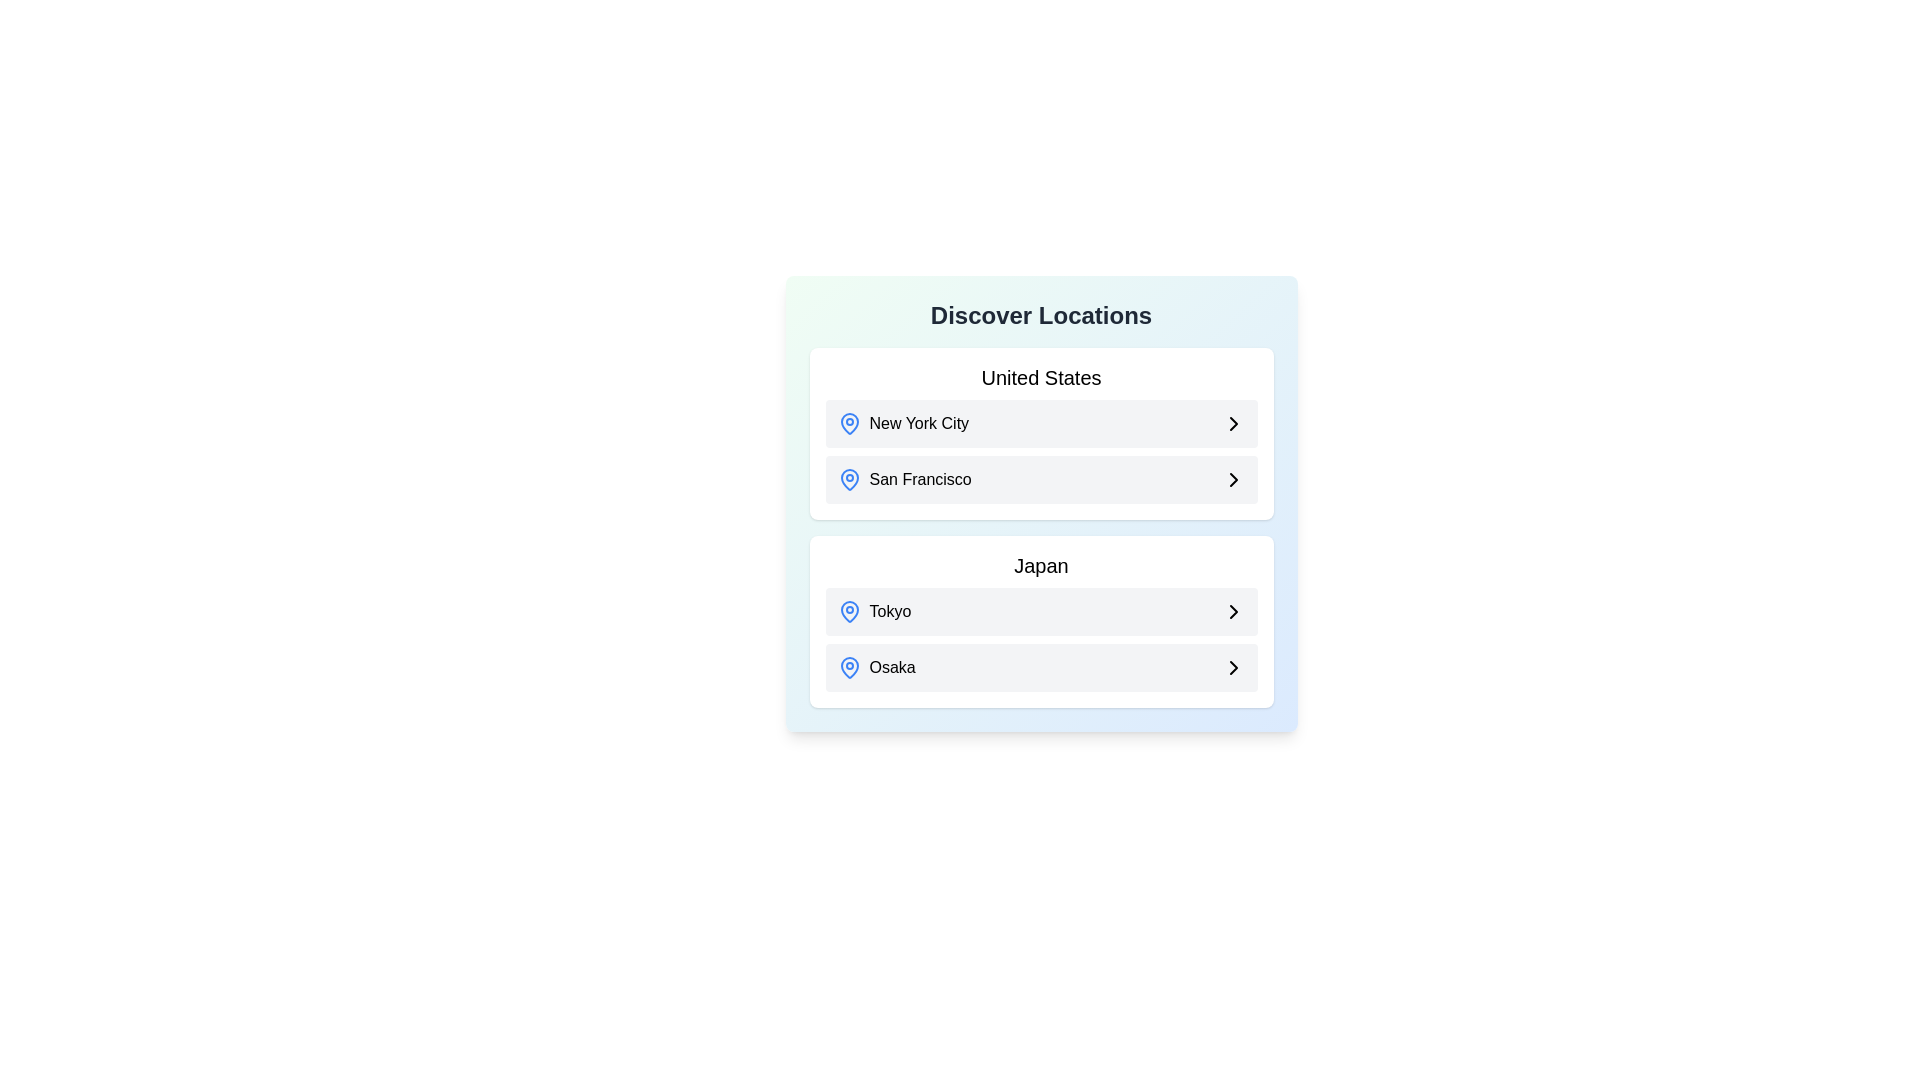 Image resolution: width=1920 pixels, height=1080 pixels. What do you see at coordinates (1232, 611) in the screenshot?
I see `the dark rightward-pointing chevron arrow icon located to the right of the 'Tokyo' label` at bounding box center [1232, 611].